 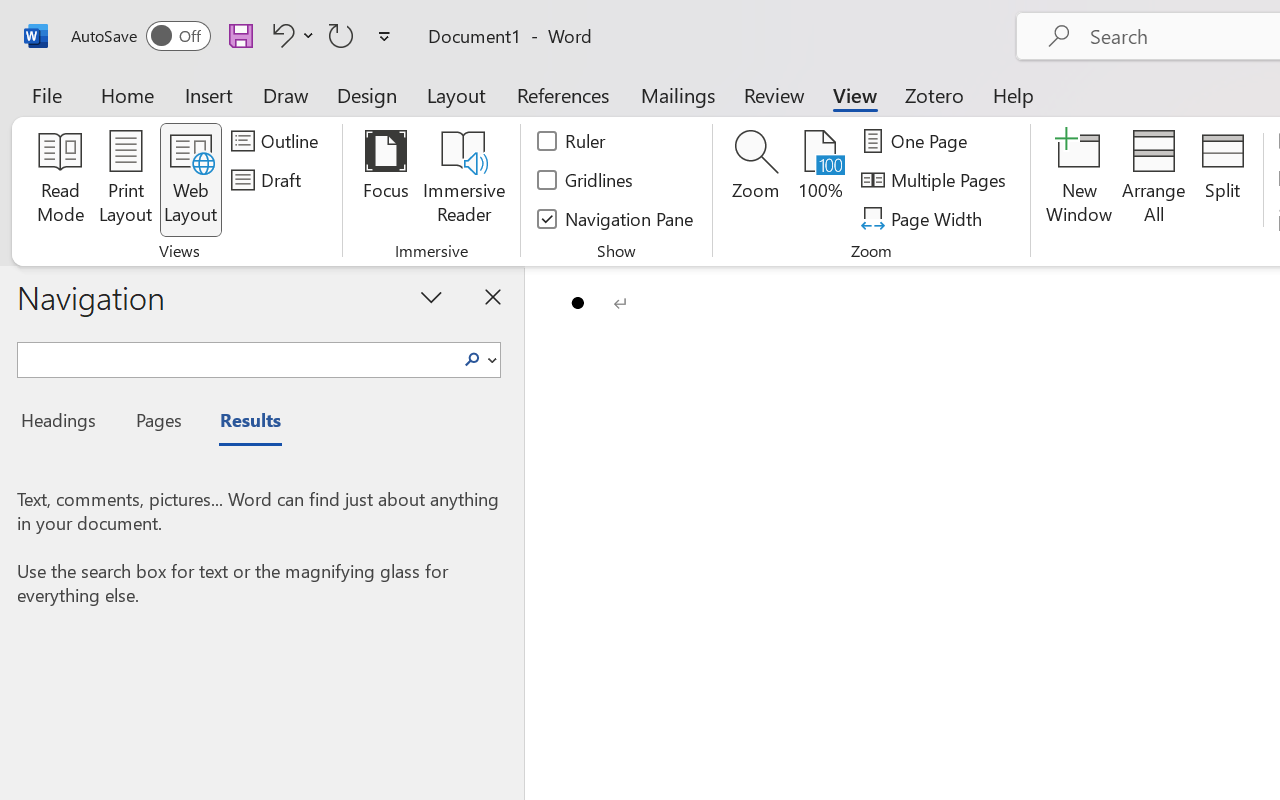 What do you see at coordinates (237, 357) in the screenshot?
I see `'Search document'` at bounding box center [237, 357].